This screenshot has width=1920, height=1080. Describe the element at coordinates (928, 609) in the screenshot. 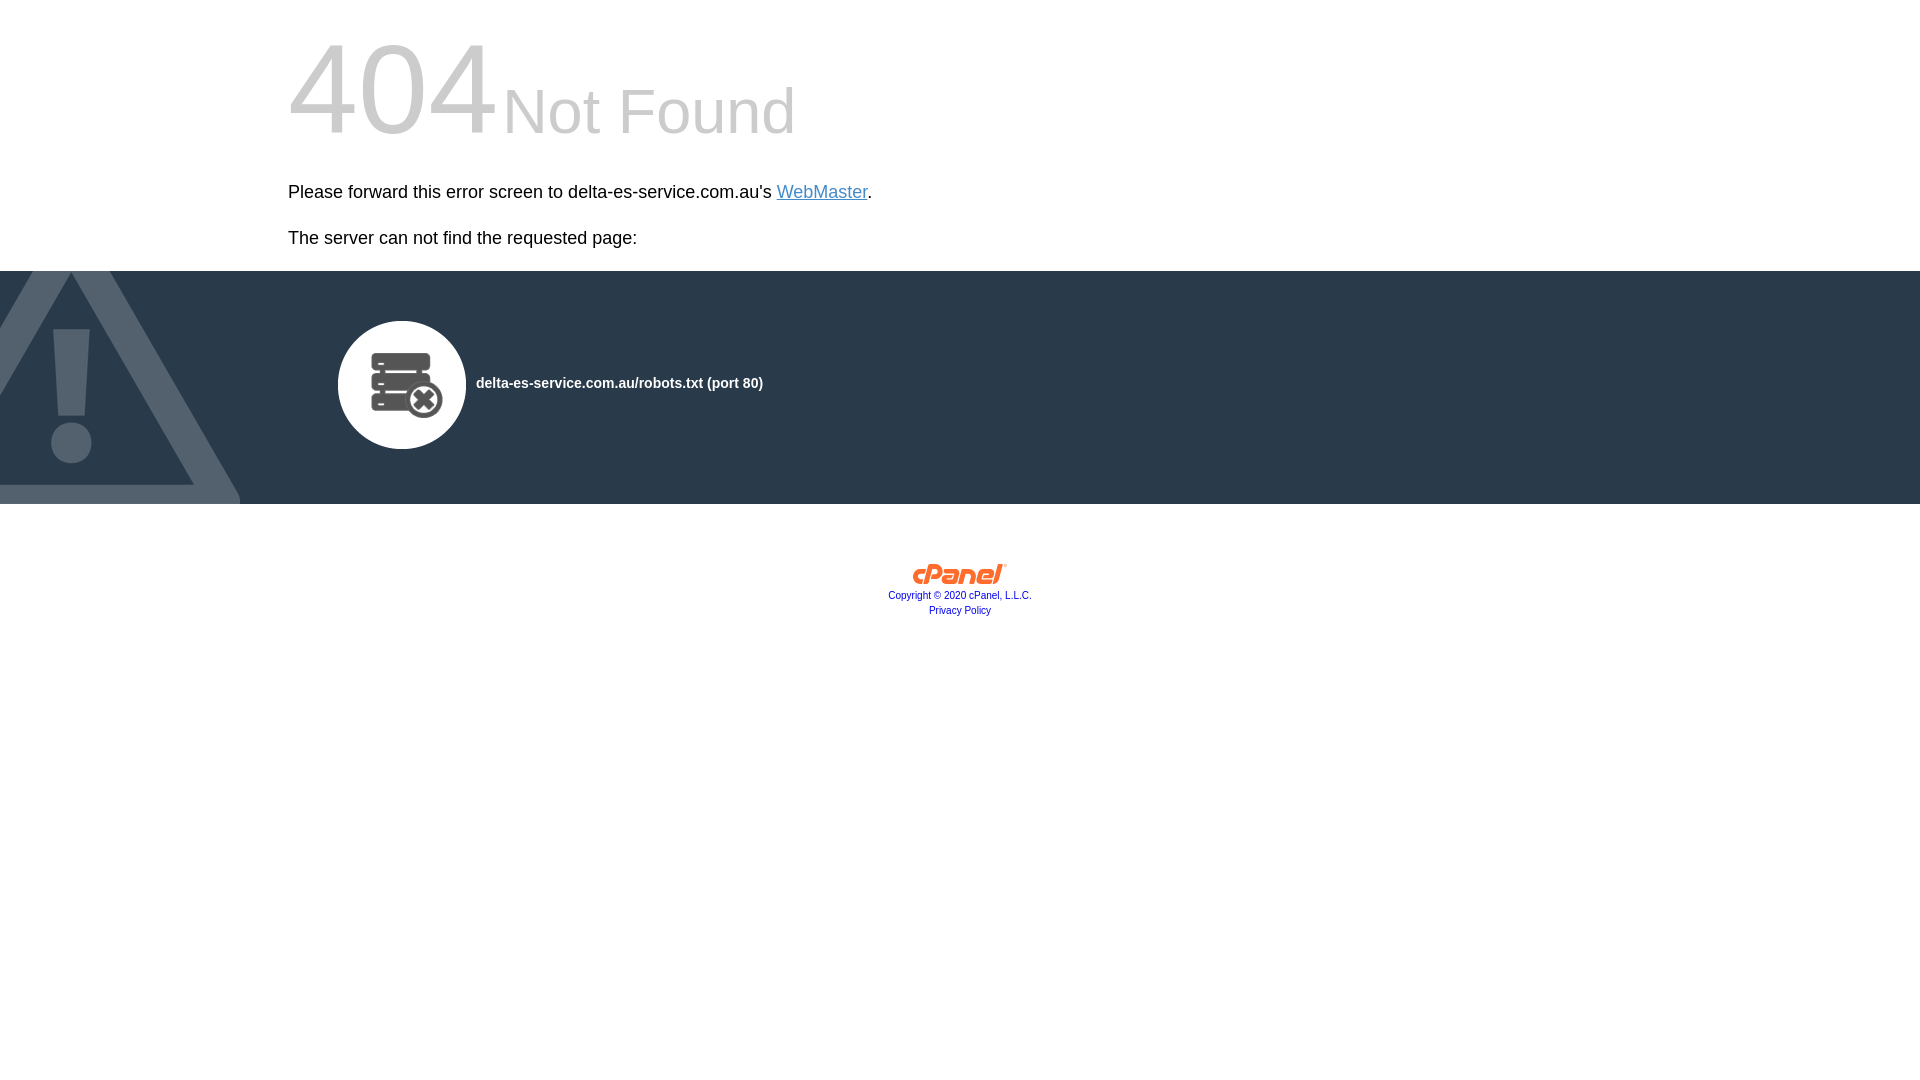

I see `'Privacy Policy'` at that location.